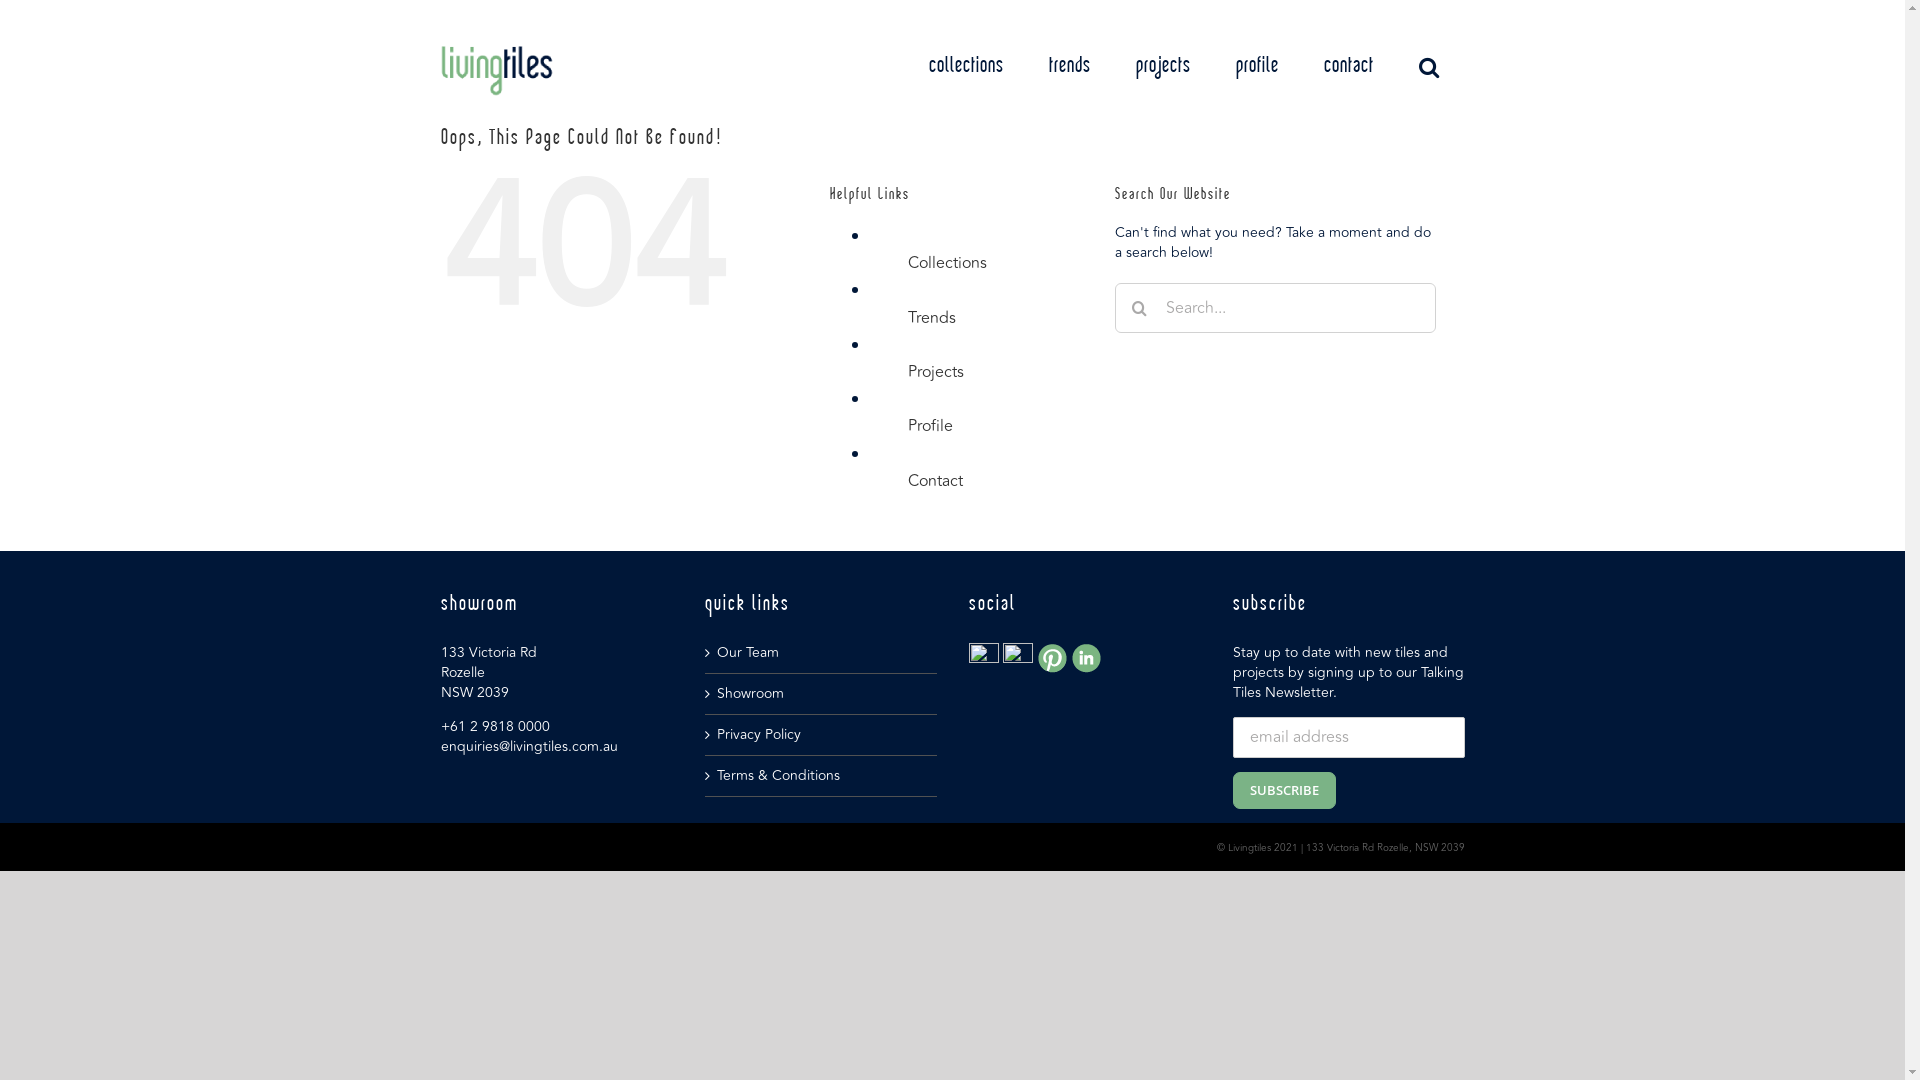  What do you see at coordinates (1427, 65) in the screenshot?
I see `'Search'` at bounding box center [1427, 65].